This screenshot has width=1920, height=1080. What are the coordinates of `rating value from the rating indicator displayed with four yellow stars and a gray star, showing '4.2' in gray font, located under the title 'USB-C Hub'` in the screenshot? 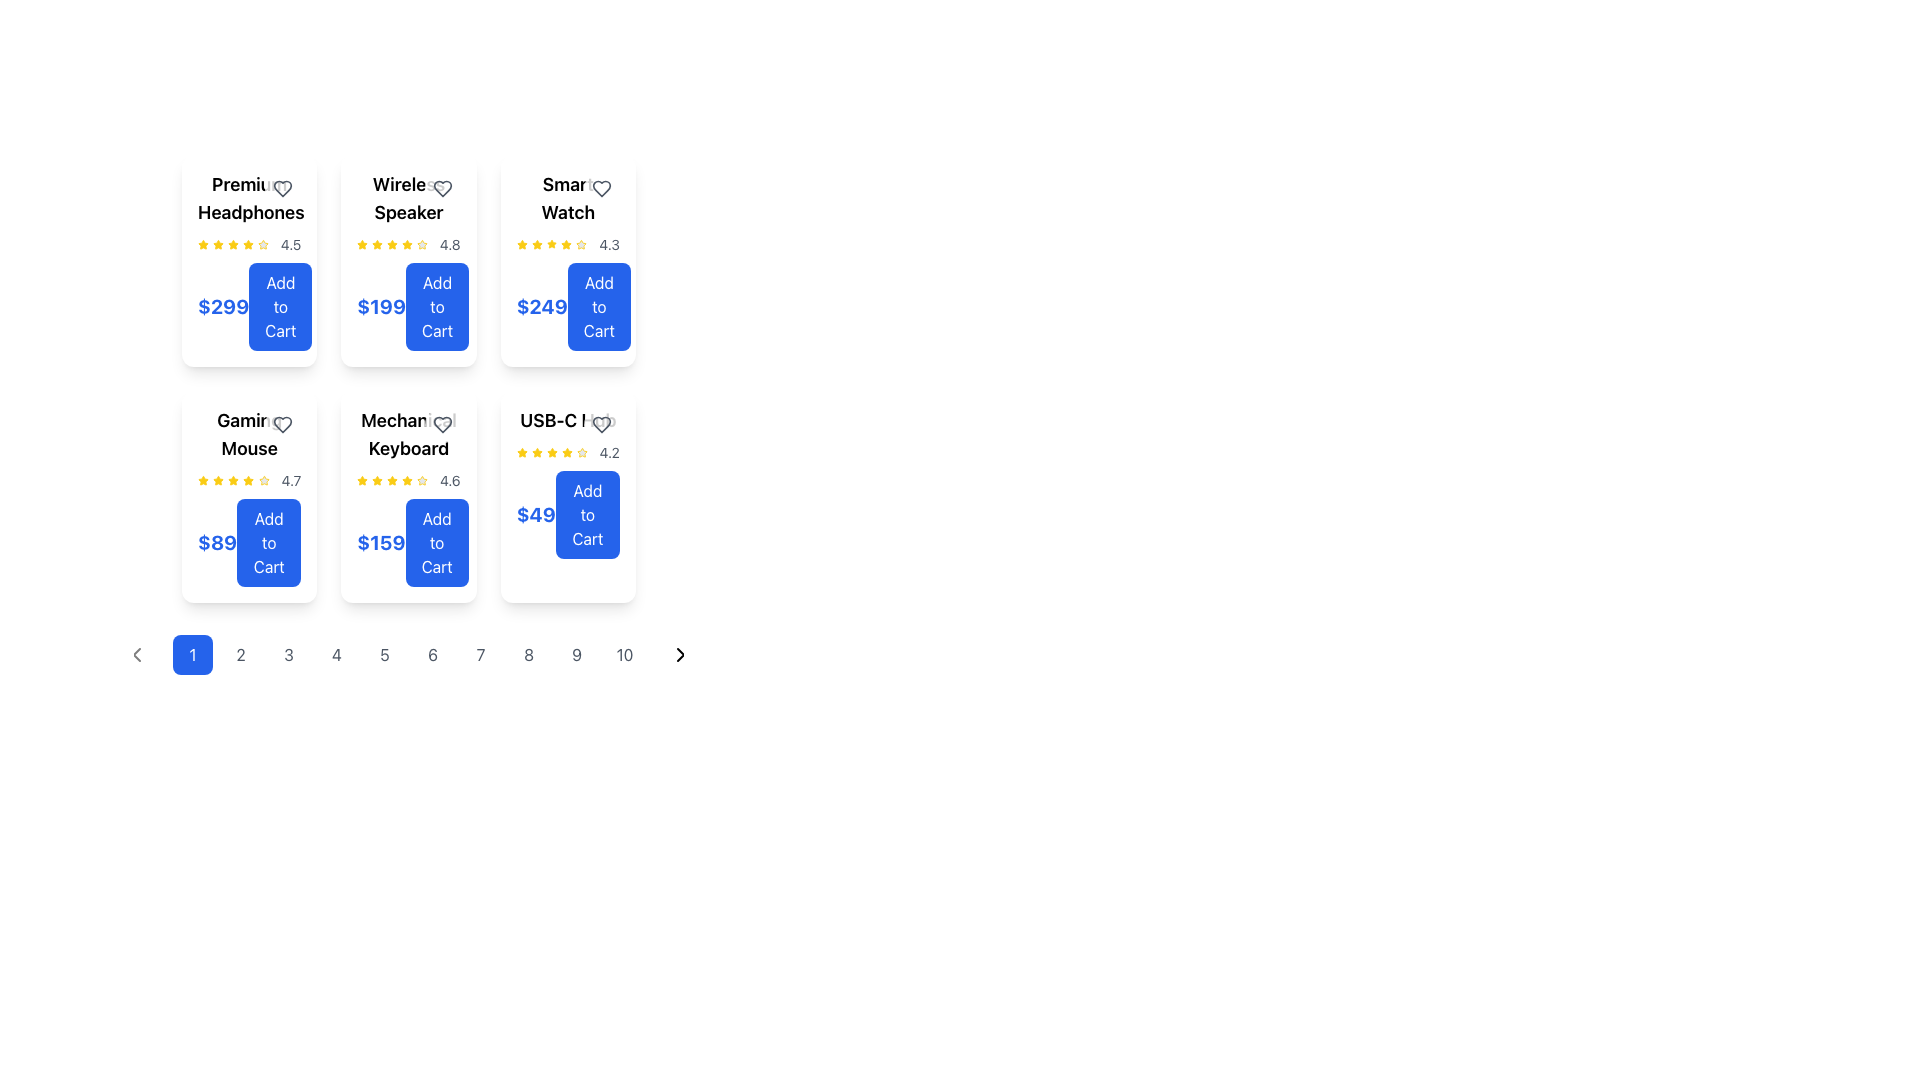 It's located at (567, 452).